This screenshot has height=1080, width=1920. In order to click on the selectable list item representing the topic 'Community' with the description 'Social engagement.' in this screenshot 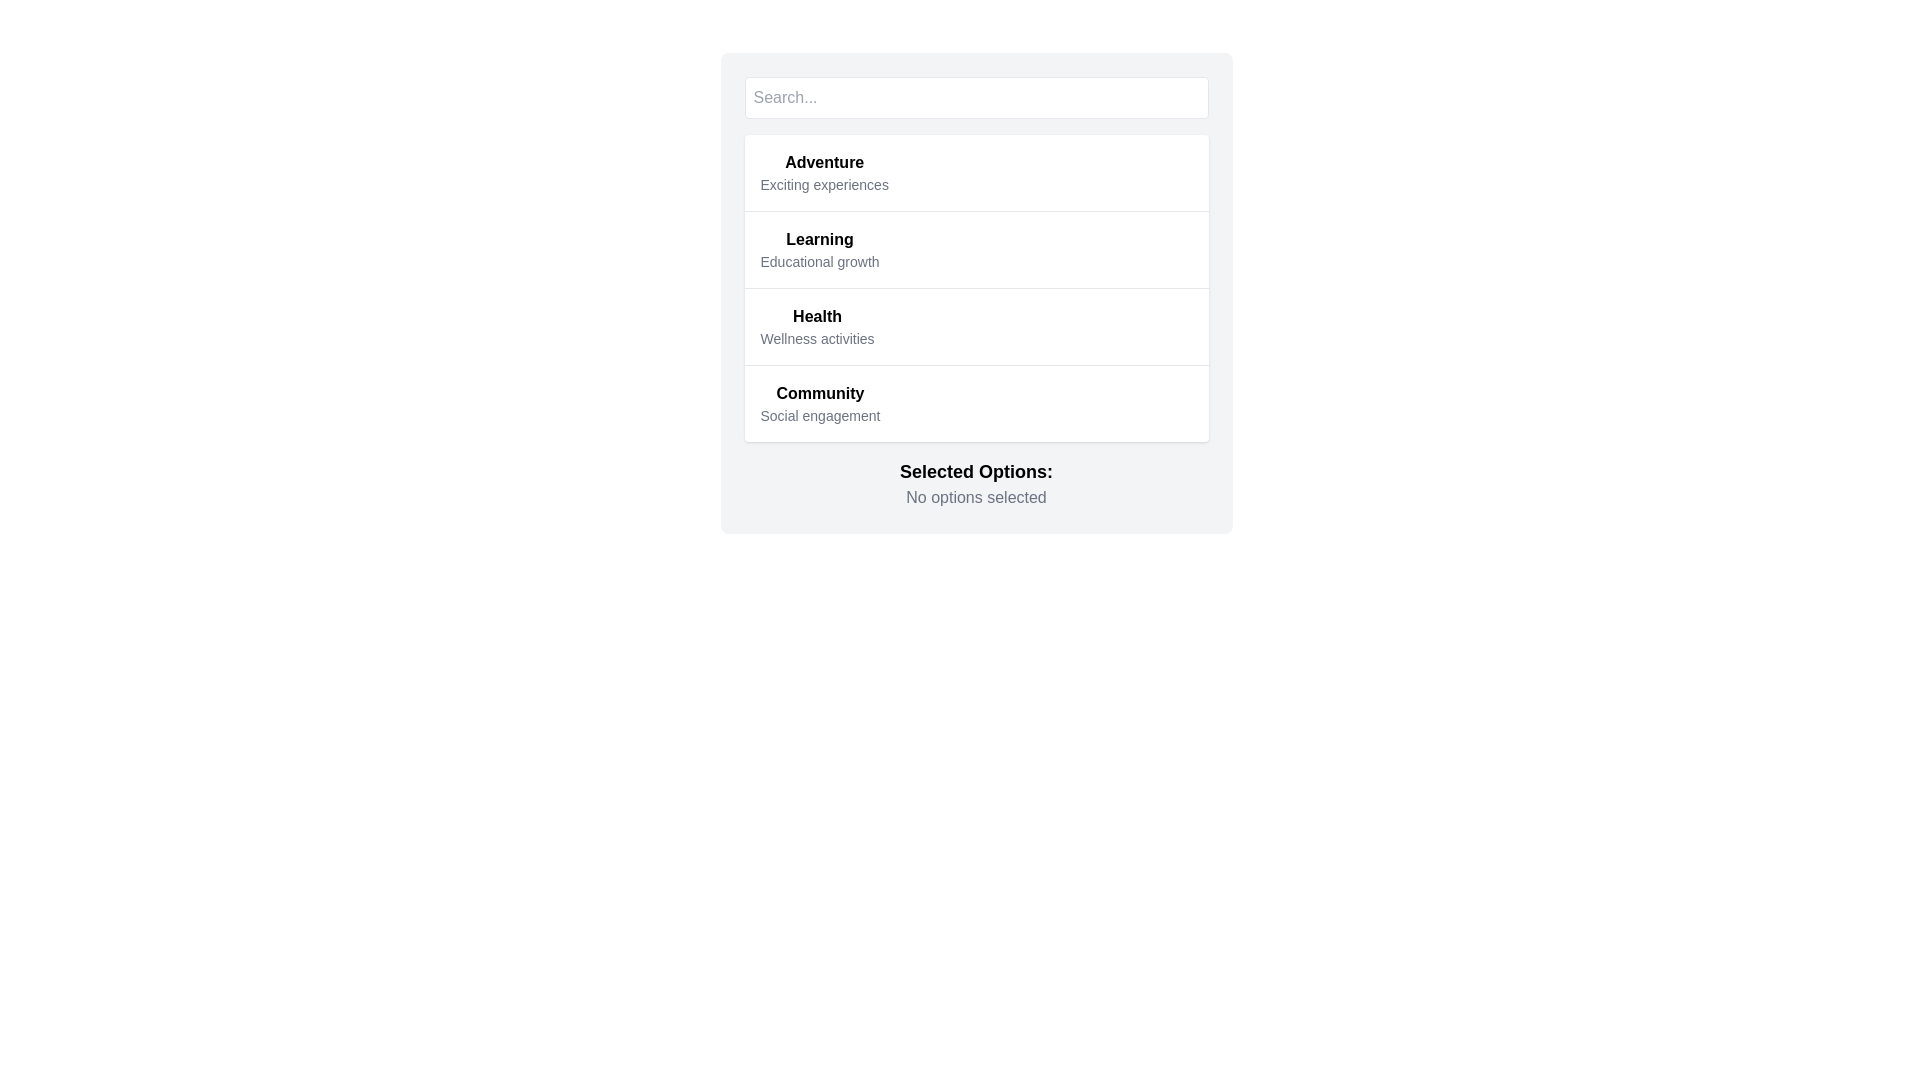, I will do `click(976, 403)`.